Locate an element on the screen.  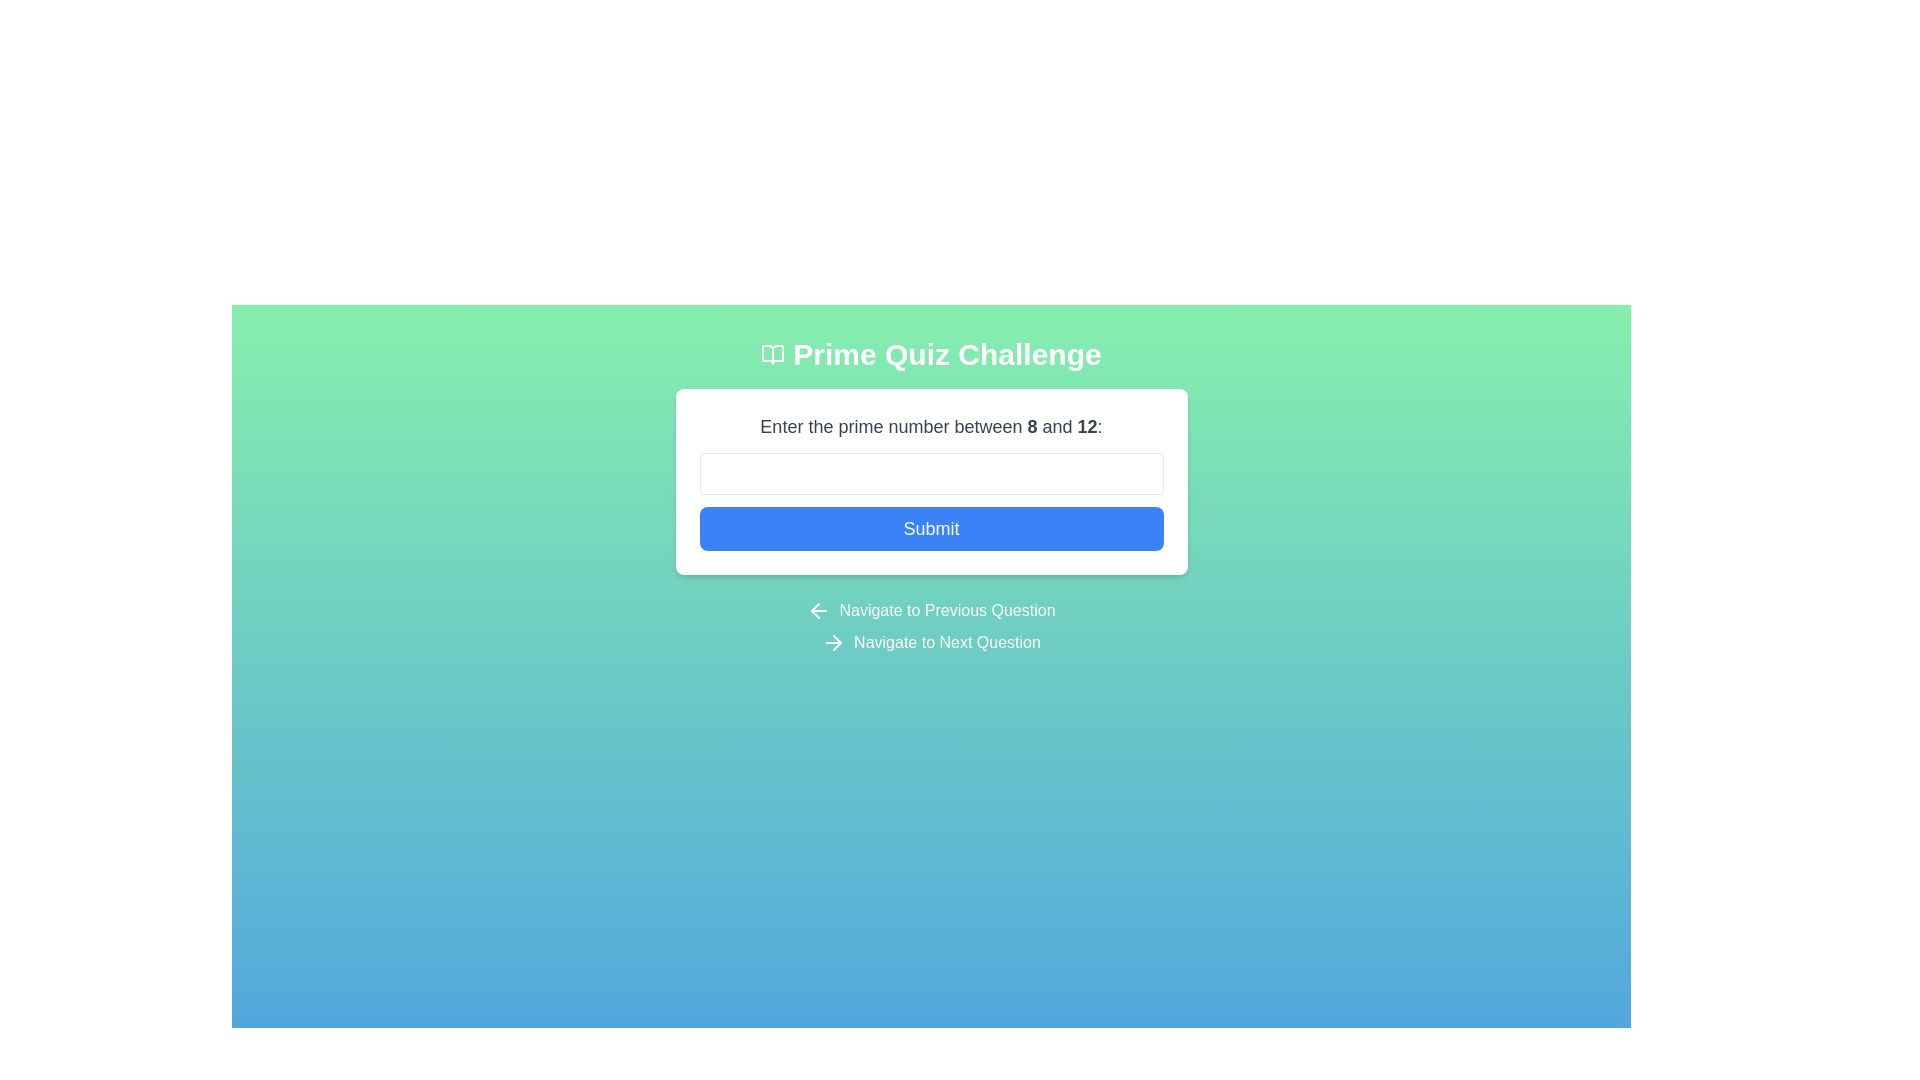
the decorative icon depicting an open book, which is located to the left of the title 'Prime Quiz Challenge' is located at coordinates (772, 353).